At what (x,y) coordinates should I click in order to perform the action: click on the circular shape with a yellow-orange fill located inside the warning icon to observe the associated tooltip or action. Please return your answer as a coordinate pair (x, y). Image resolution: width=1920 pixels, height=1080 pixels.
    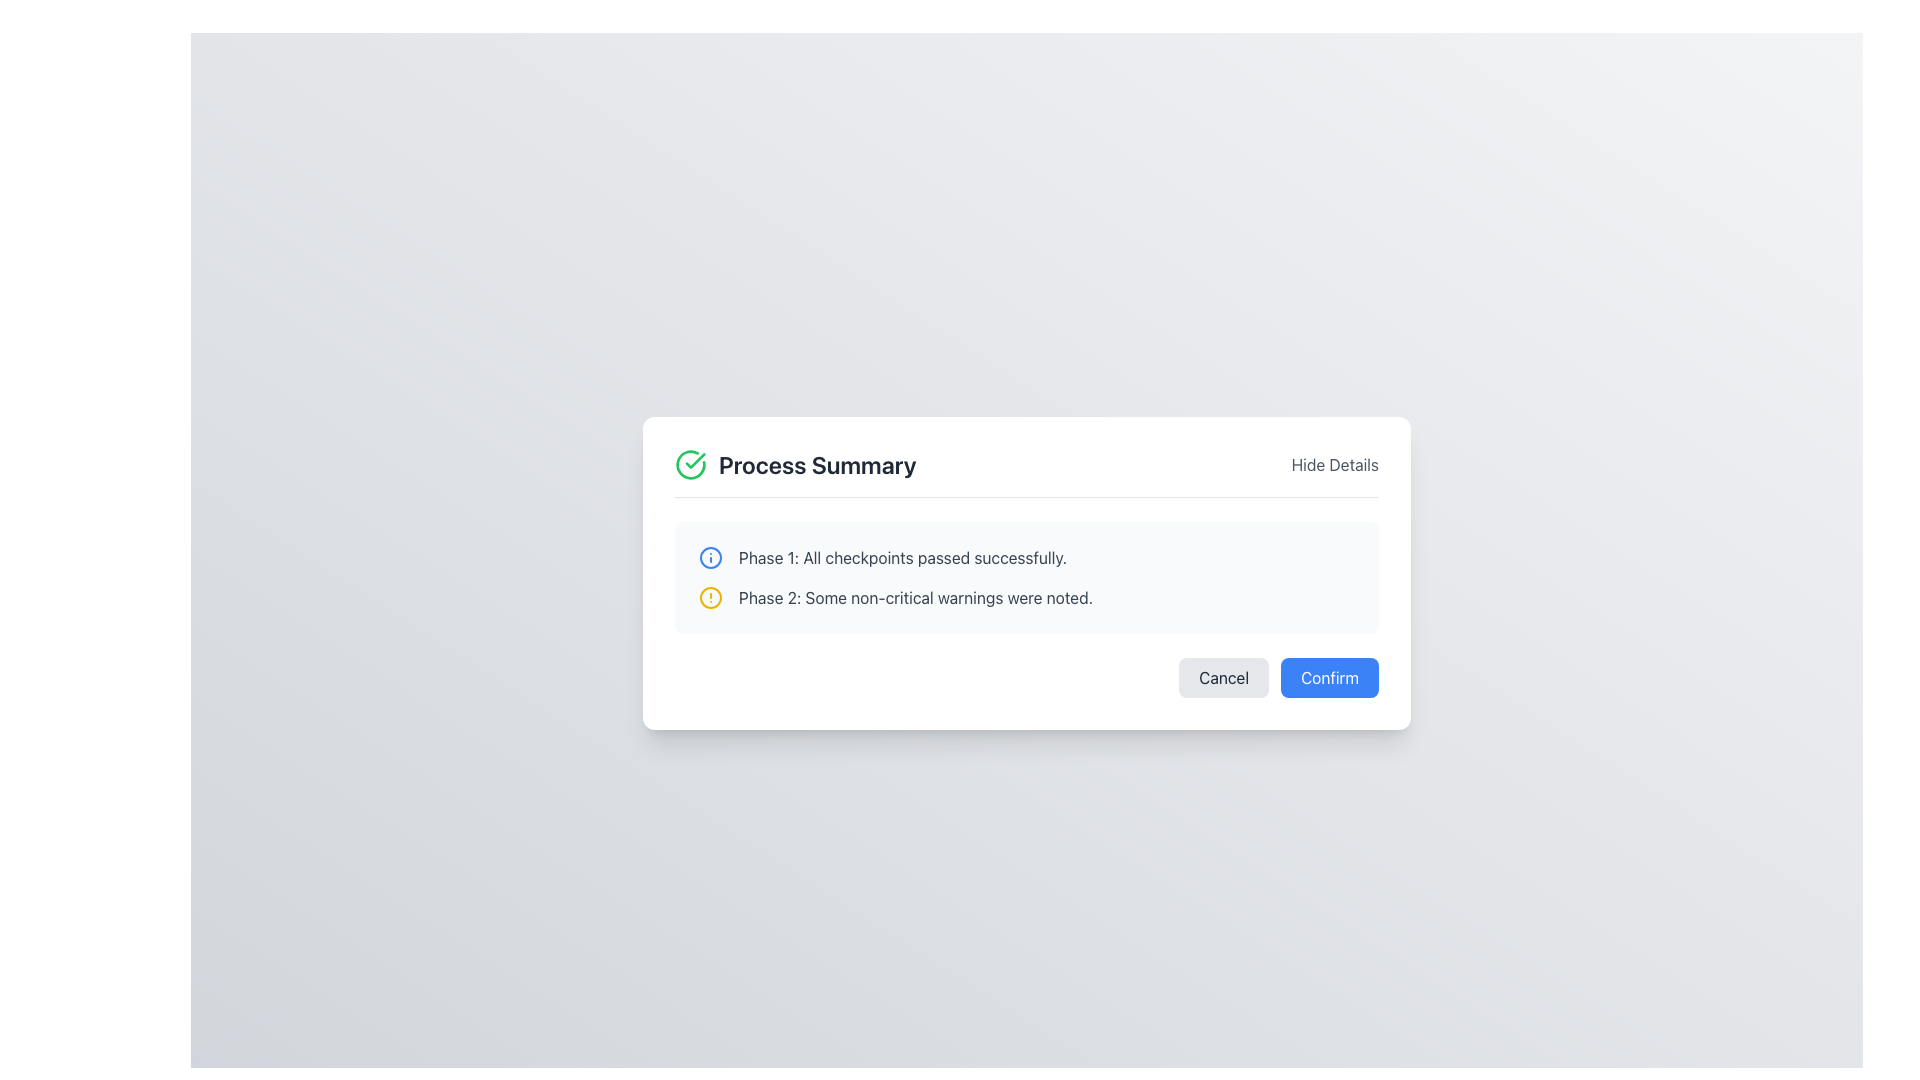
    Looking at the image, I should click on (710, 596).